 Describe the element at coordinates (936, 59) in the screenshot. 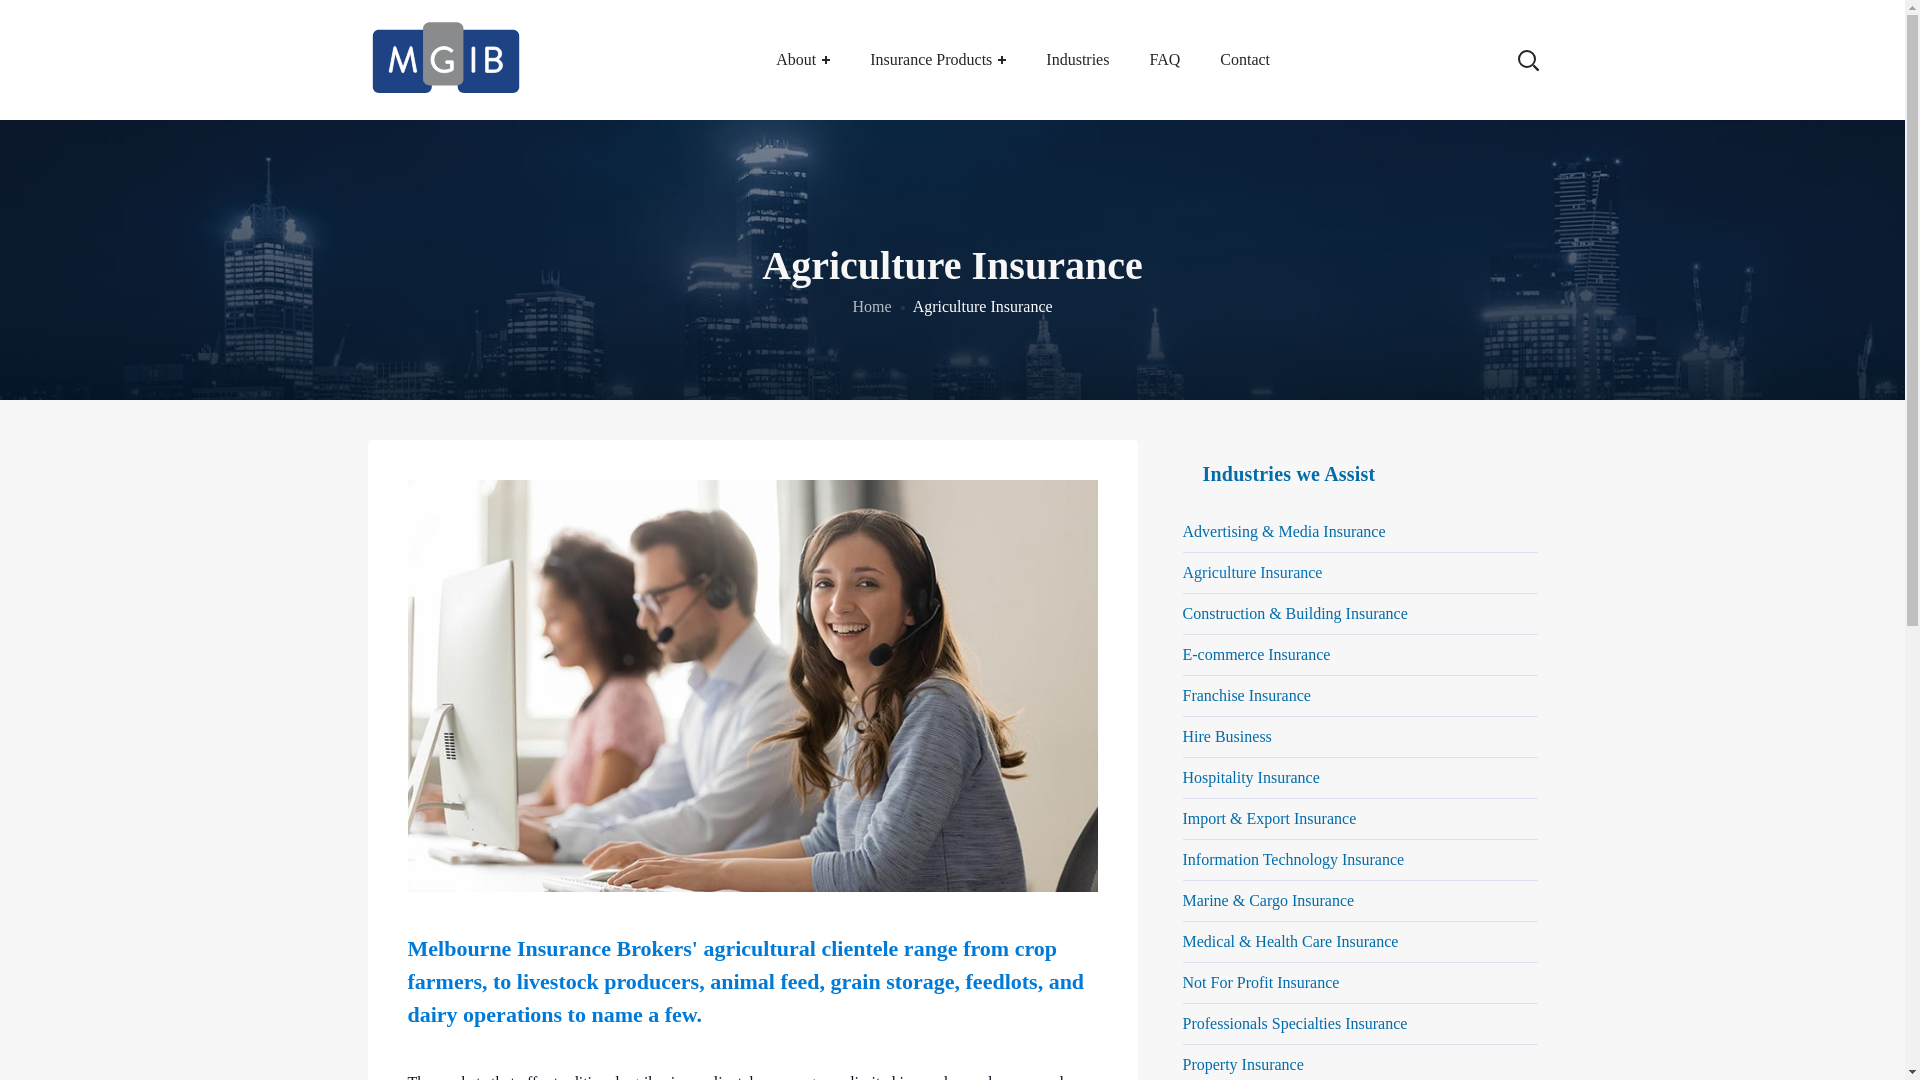

I see `'Insurance Products'` at that location.